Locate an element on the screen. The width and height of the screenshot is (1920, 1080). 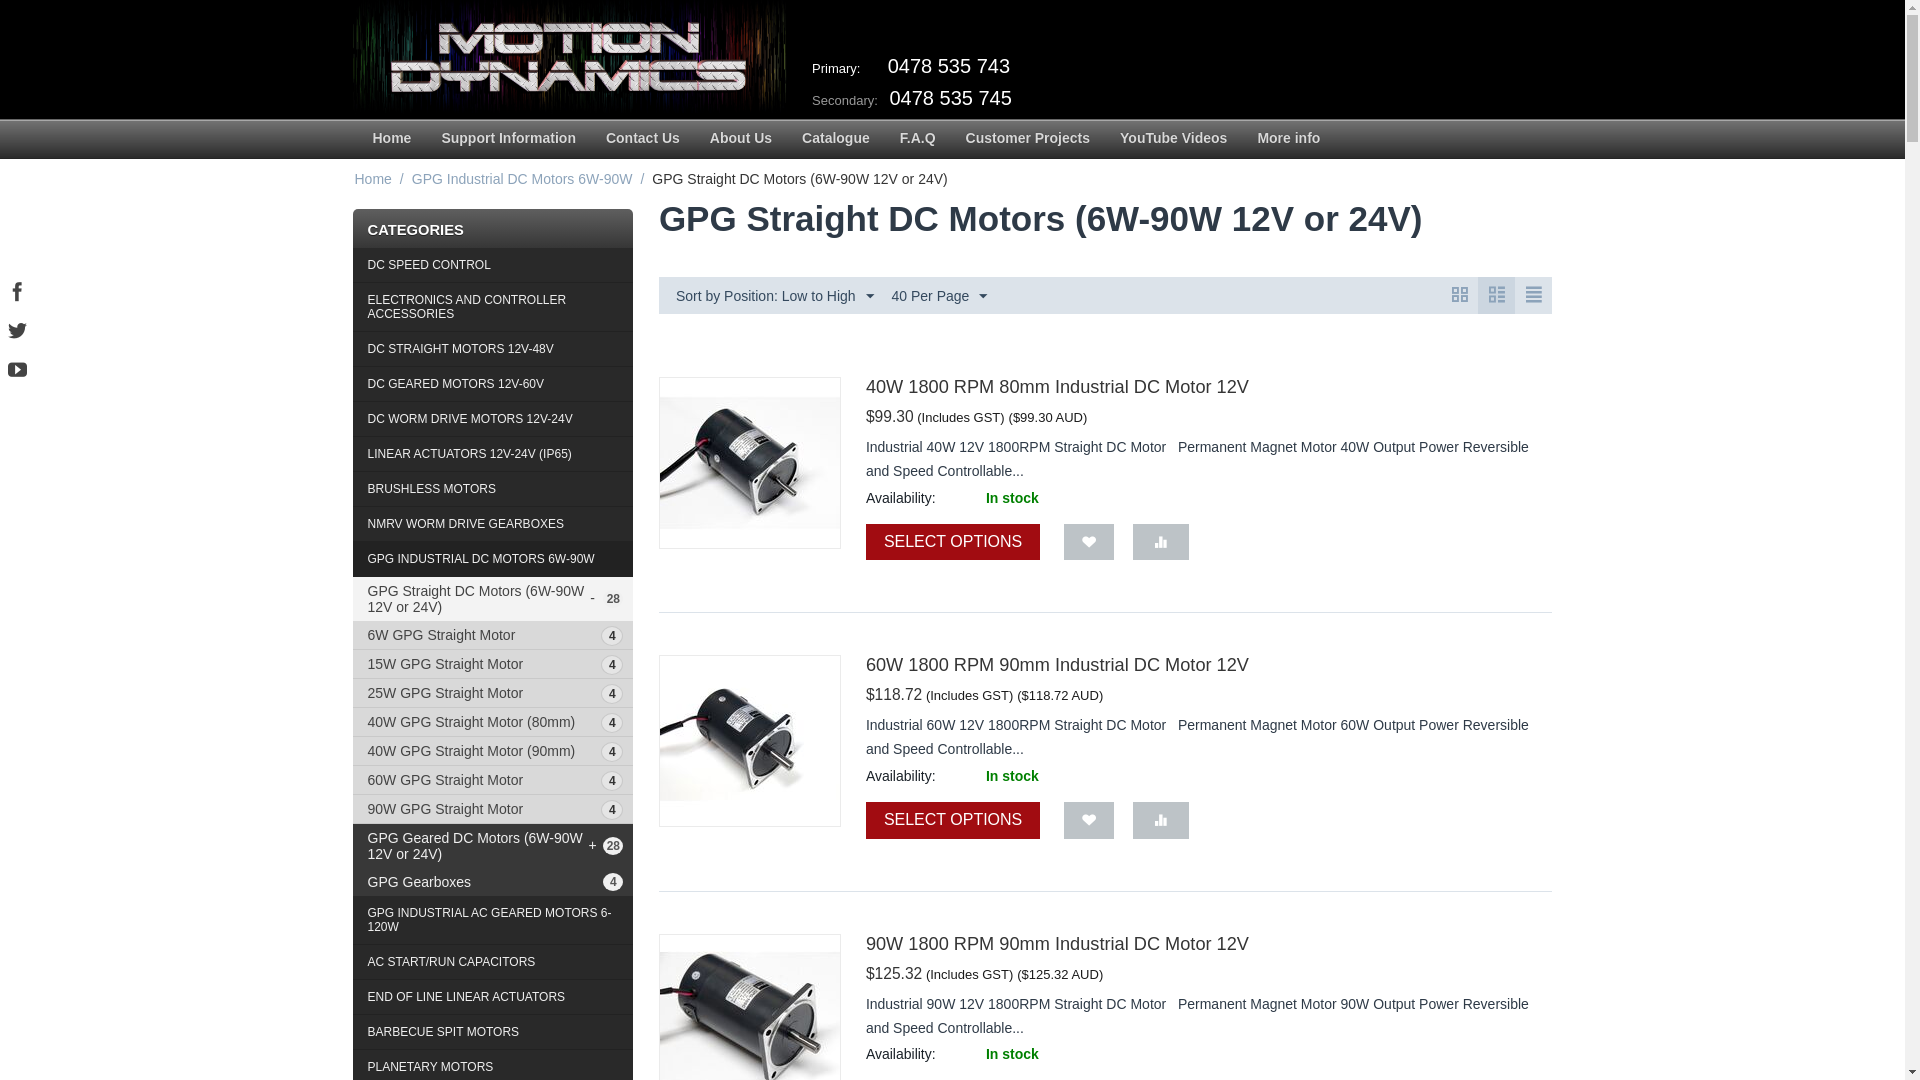
'Sort by Position: Low to High' is located at coordinates (773, 294).